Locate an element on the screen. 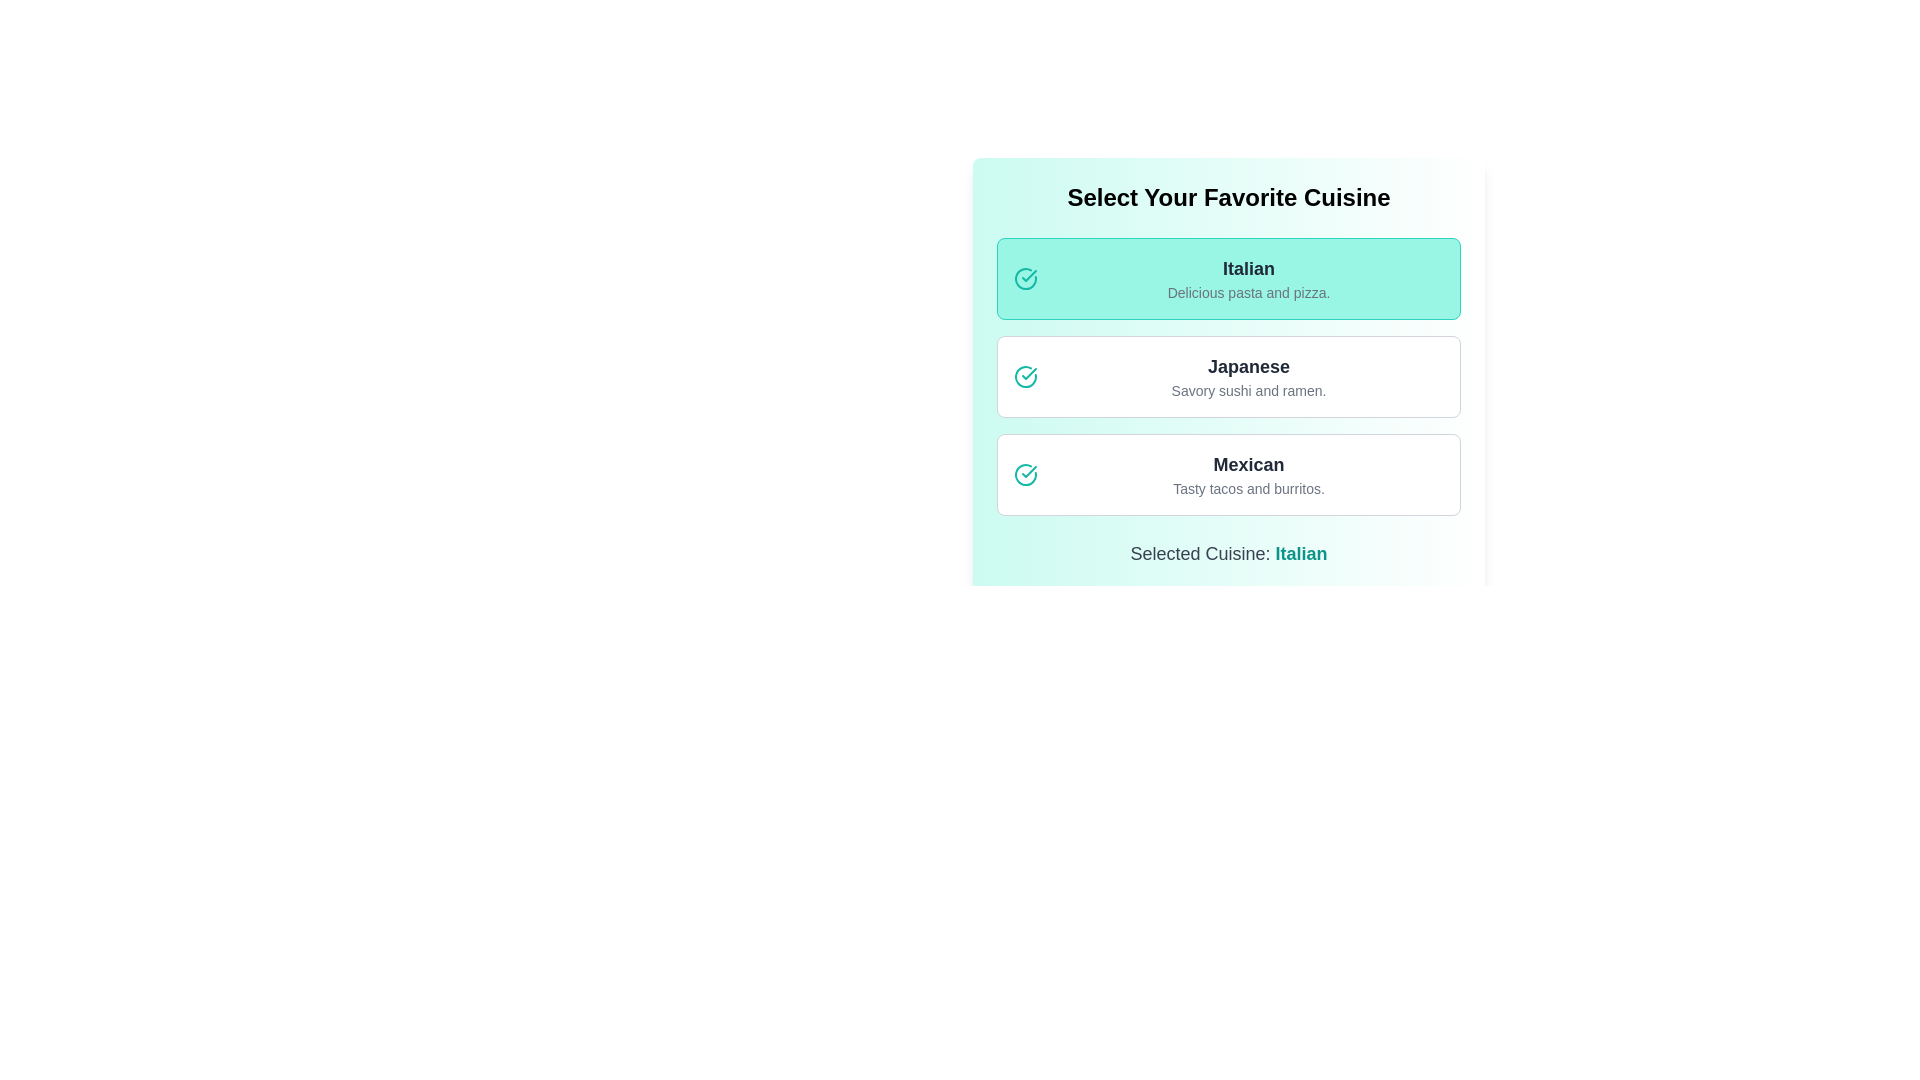 Image resolution: width=1920 pixels, height=1080 pixels. the clickable list item labeled 'Mexican' is located at coordinates (1227, 474).